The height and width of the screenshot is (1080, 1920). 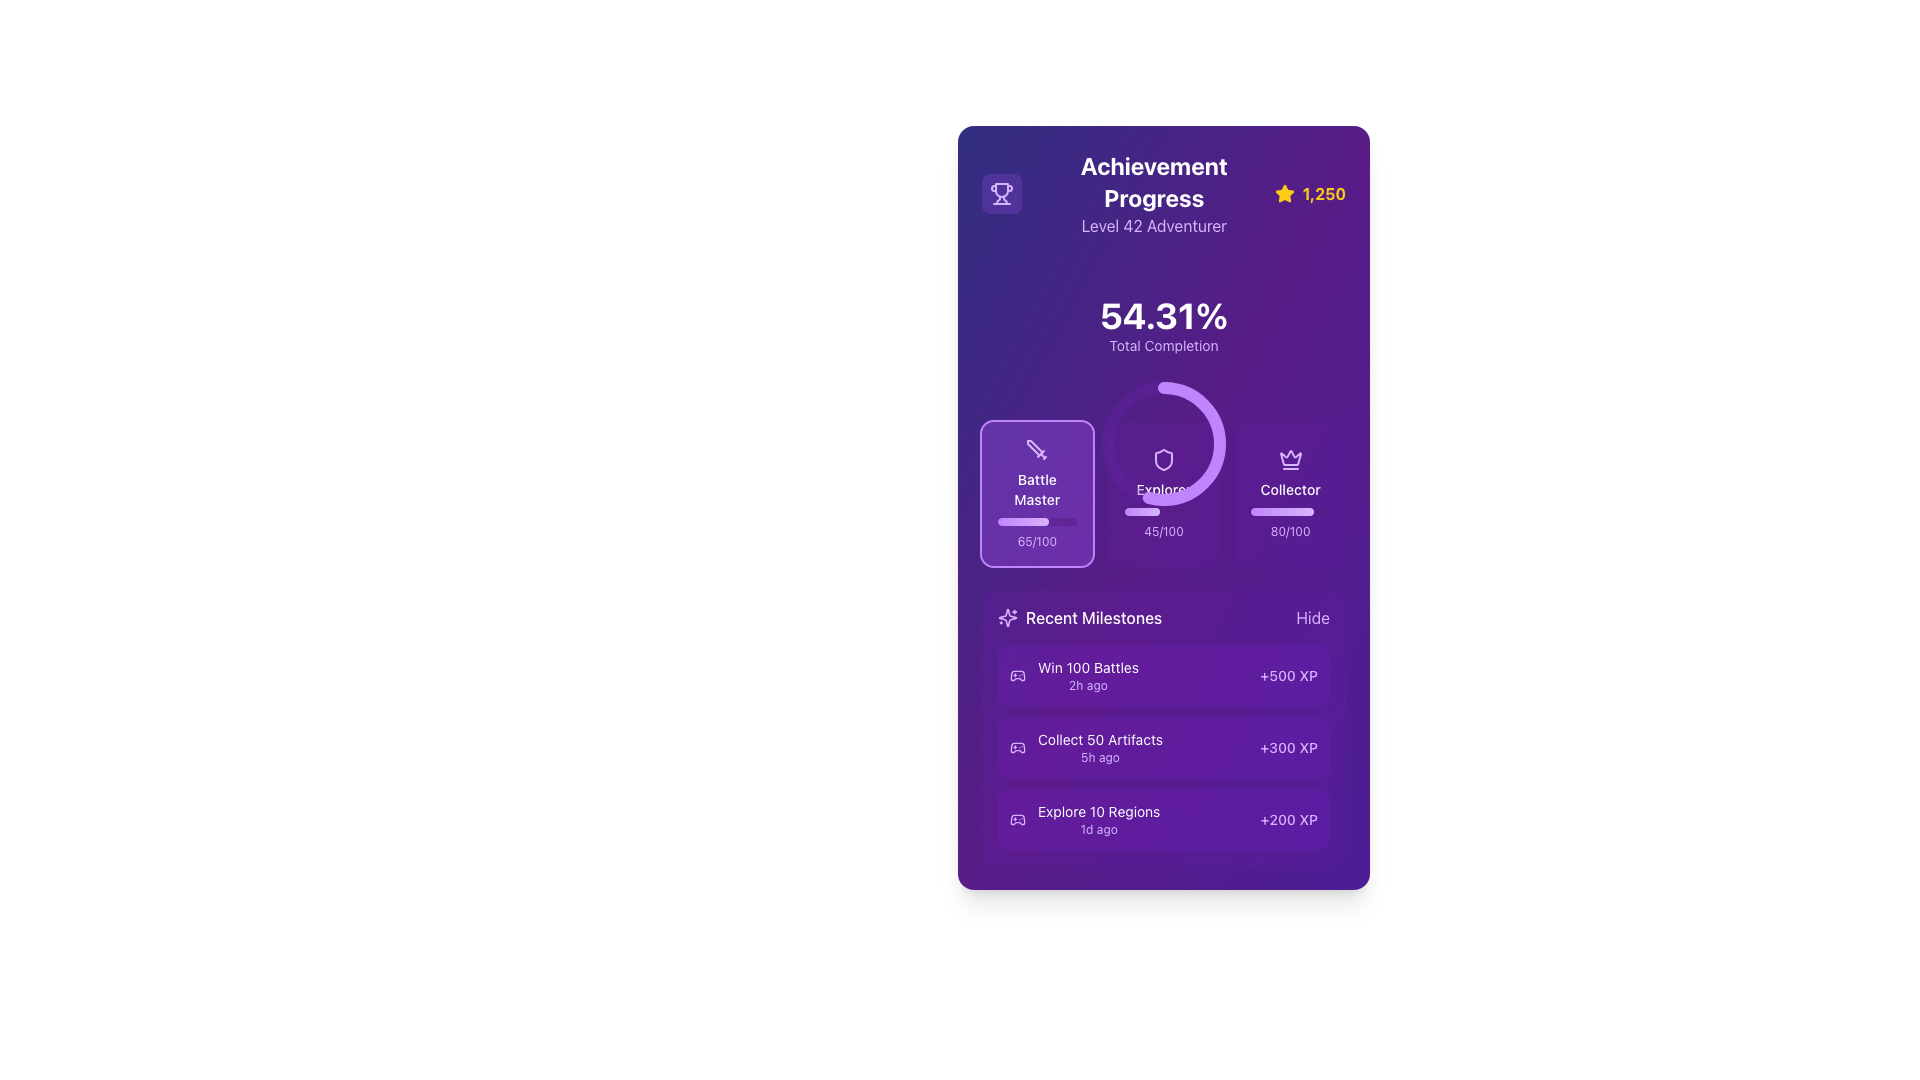 What do you see at coordinates (1154, 225) in the screenshot?
I see `the text label displaying 'Level 42 Adventurer', which indicates the user's achievement or status level, located under the 'Achievement Progress' header` at bounding box center [1154, 225].